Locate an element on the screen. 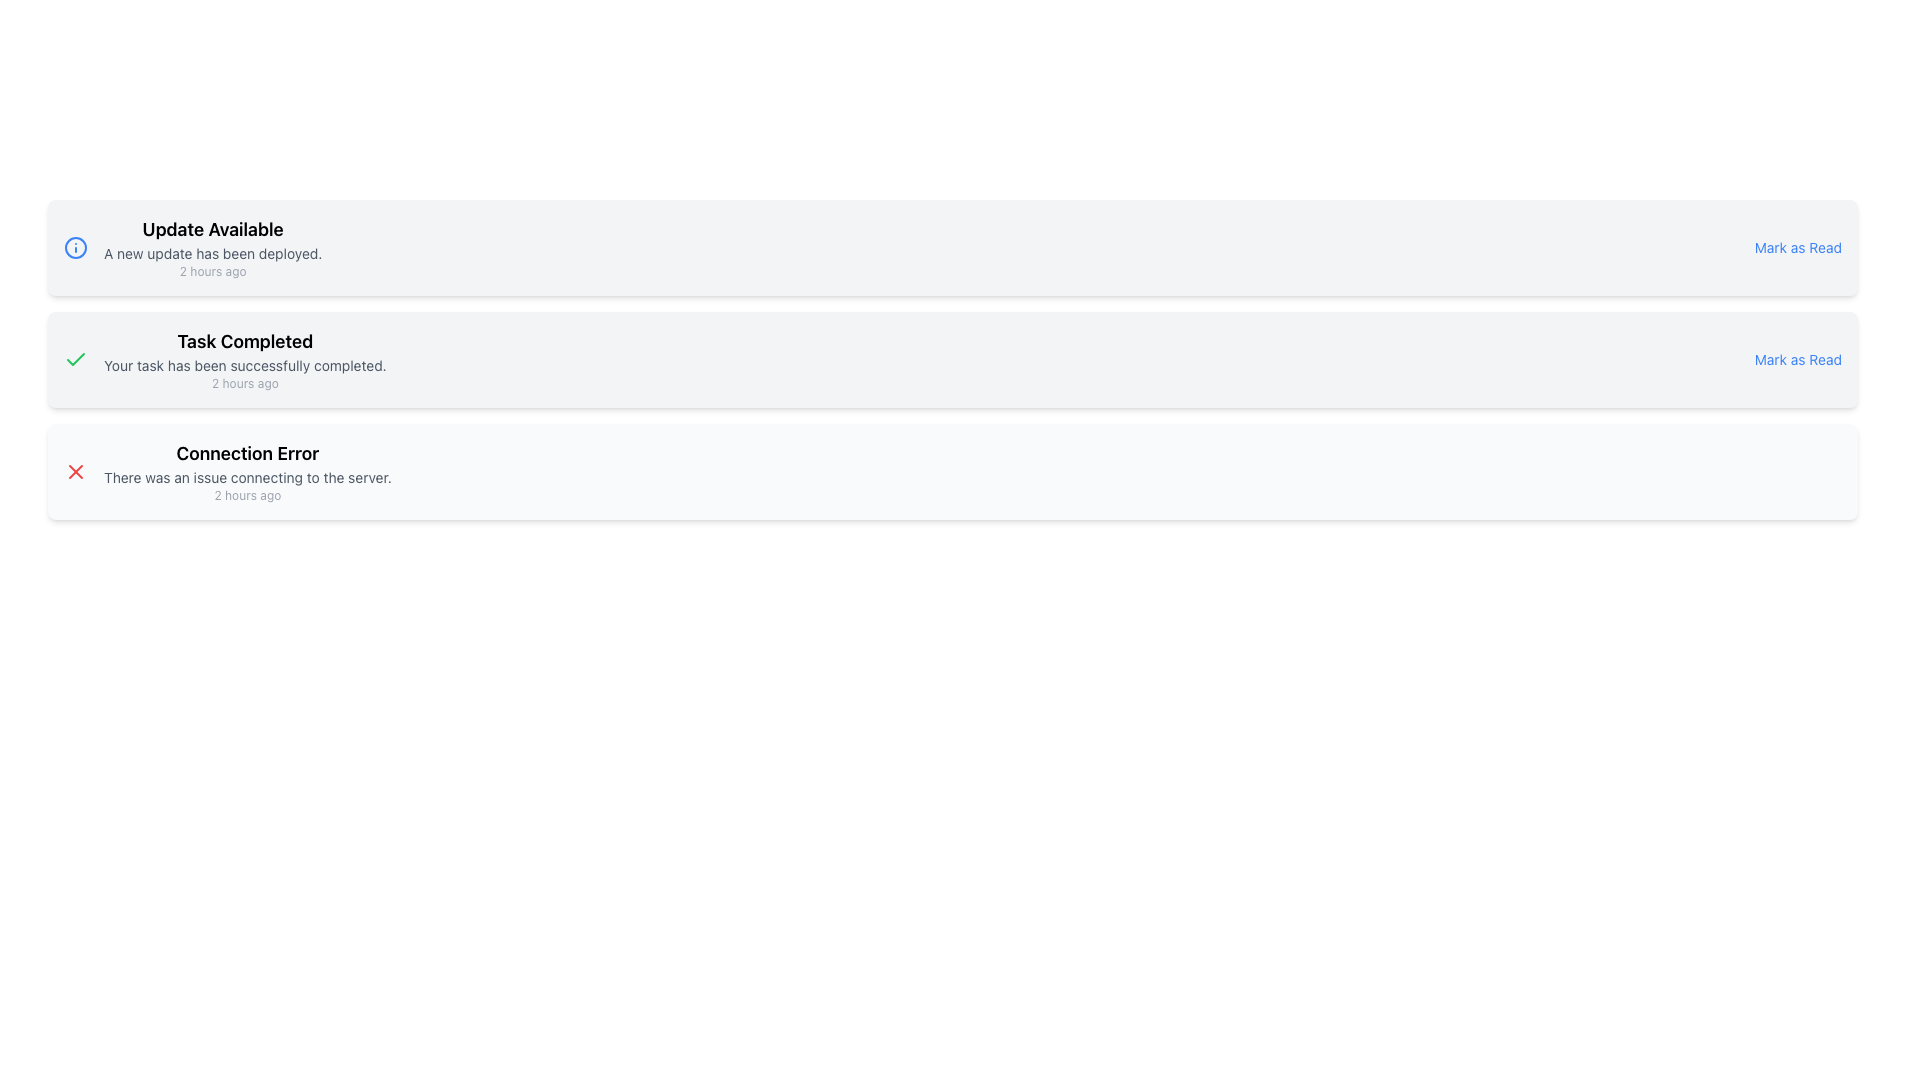  the Notification Component that alerts users about connection issues, positioned centrally in the lower section of the three-item list is located at coordinates (227, 471).